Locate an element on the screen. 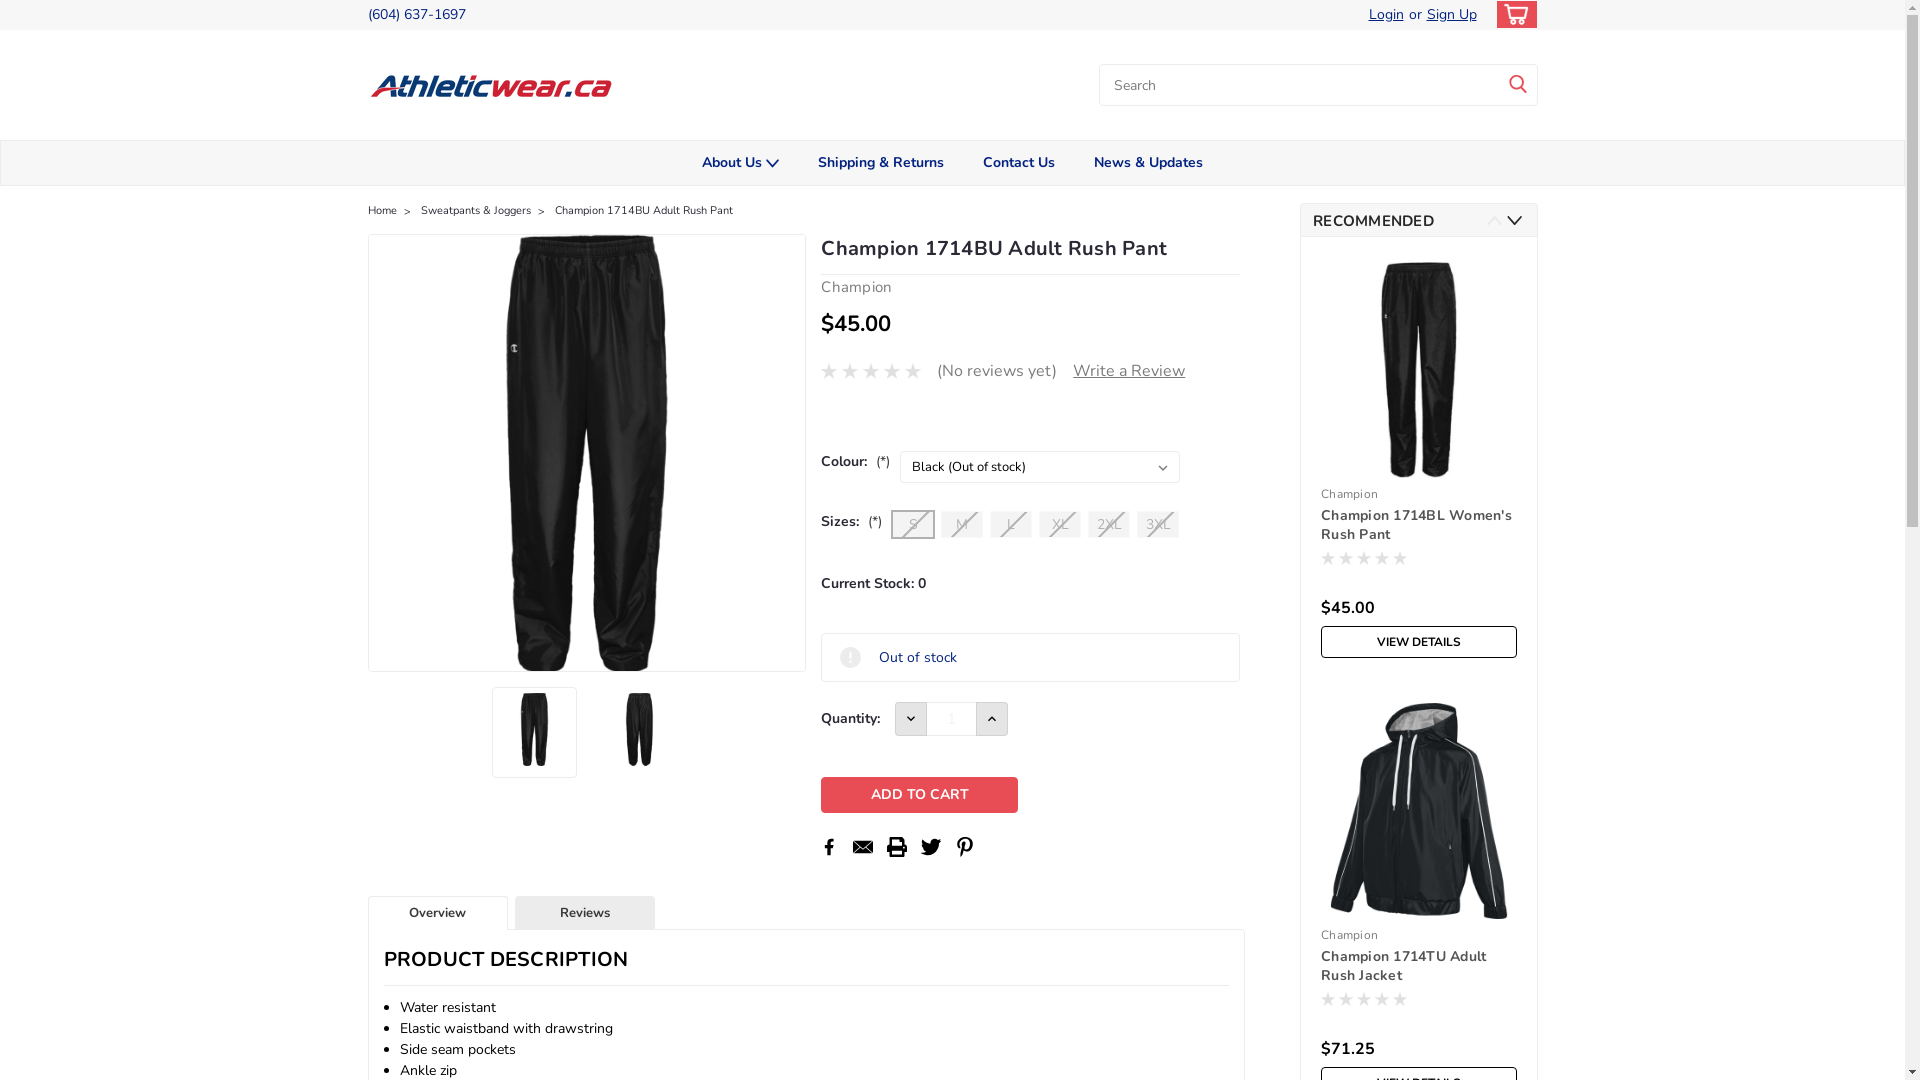  'Previous' is located at coordinates (1493, 220).